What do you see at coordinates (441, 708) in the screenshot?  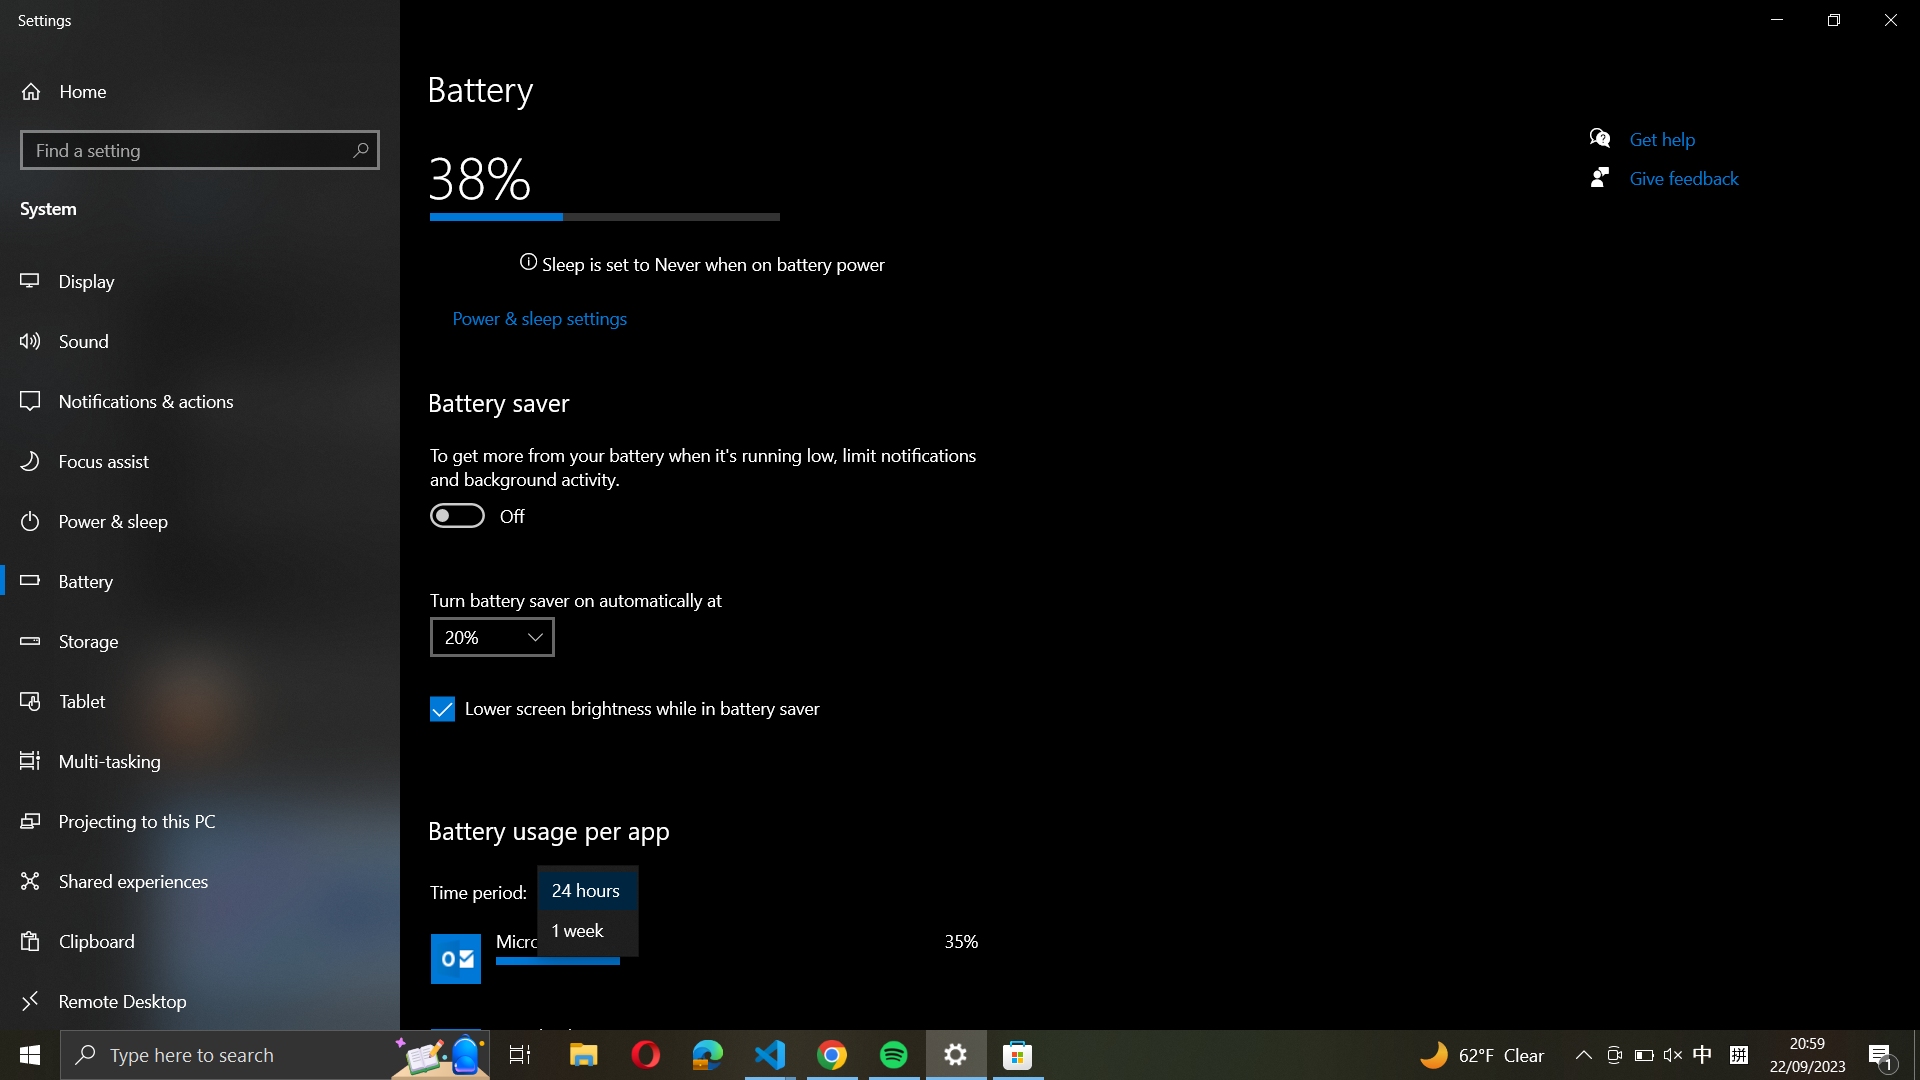 I see `Turn off the auto-lower brightness function when on battery saver` at bounding box center [441, 708].